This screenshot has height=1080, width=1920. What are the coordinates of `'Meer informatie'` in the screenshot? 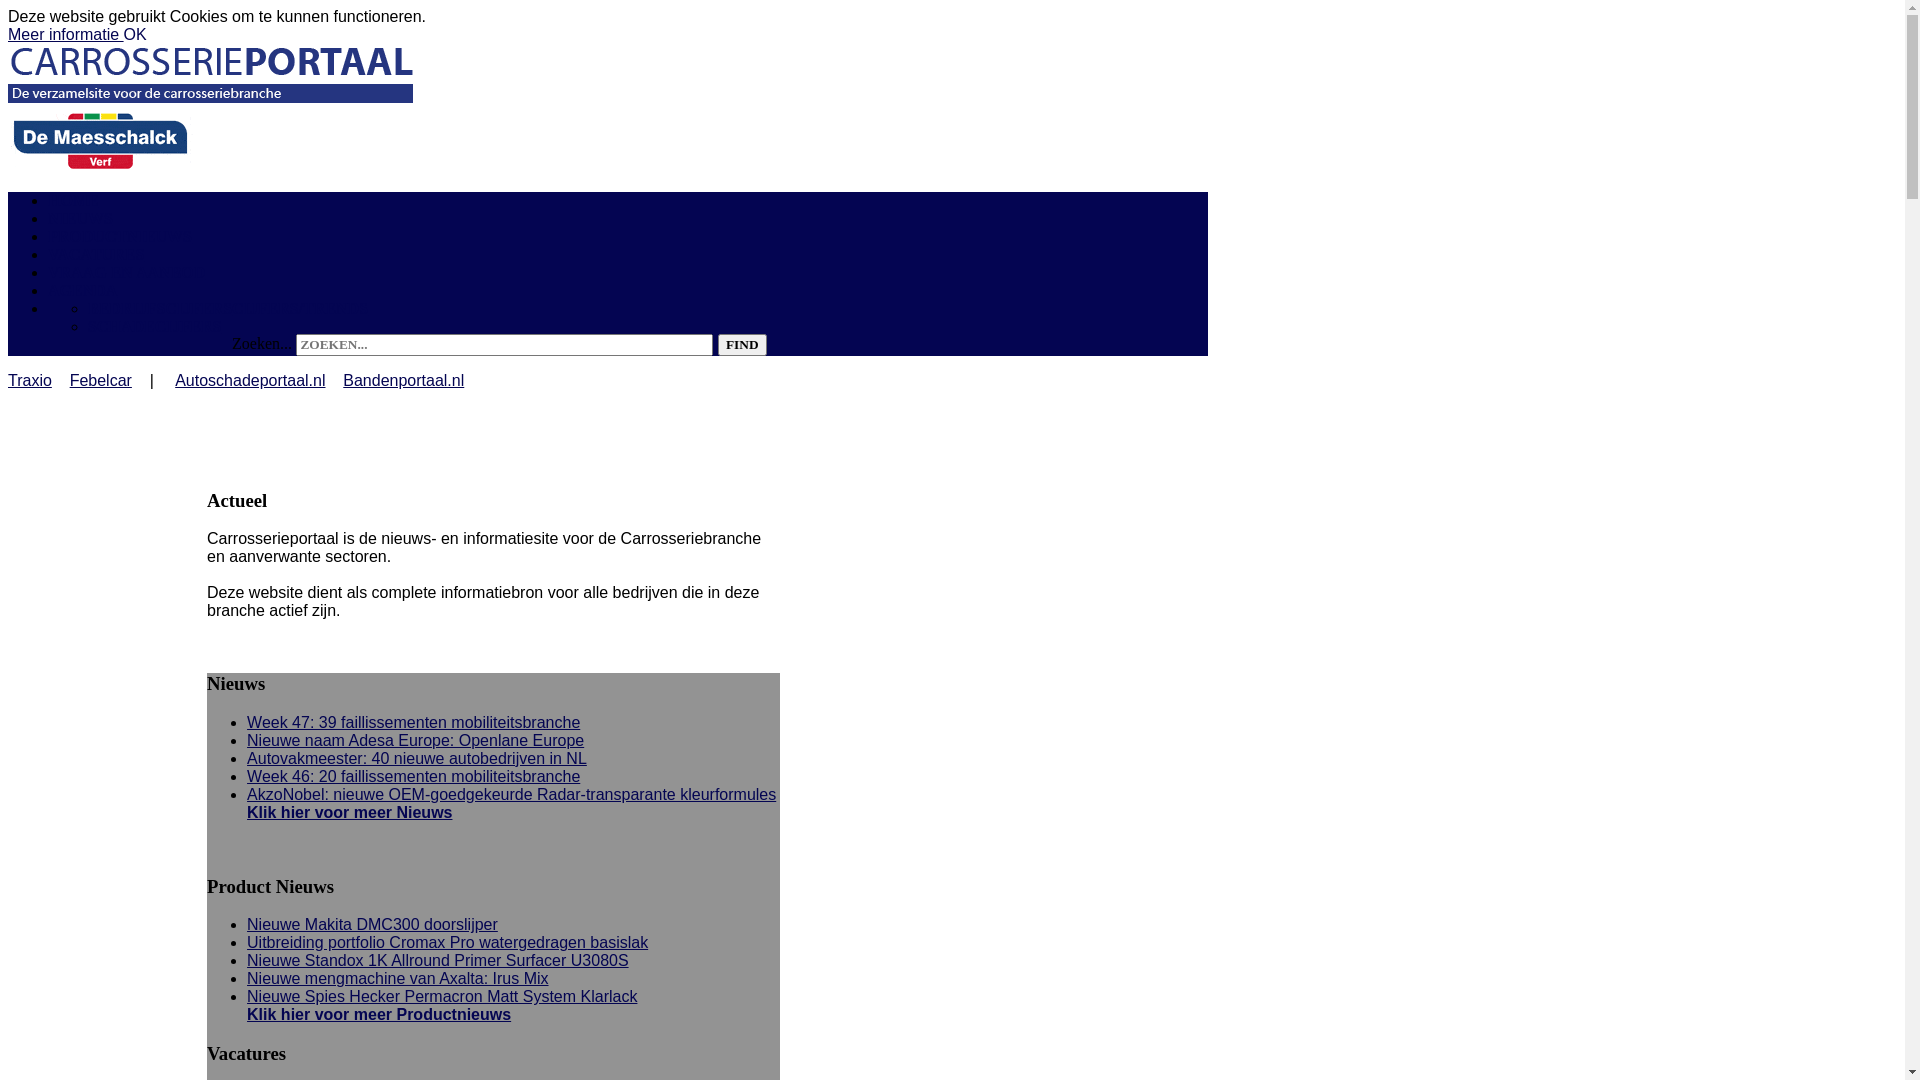 It's located at (66, 34).